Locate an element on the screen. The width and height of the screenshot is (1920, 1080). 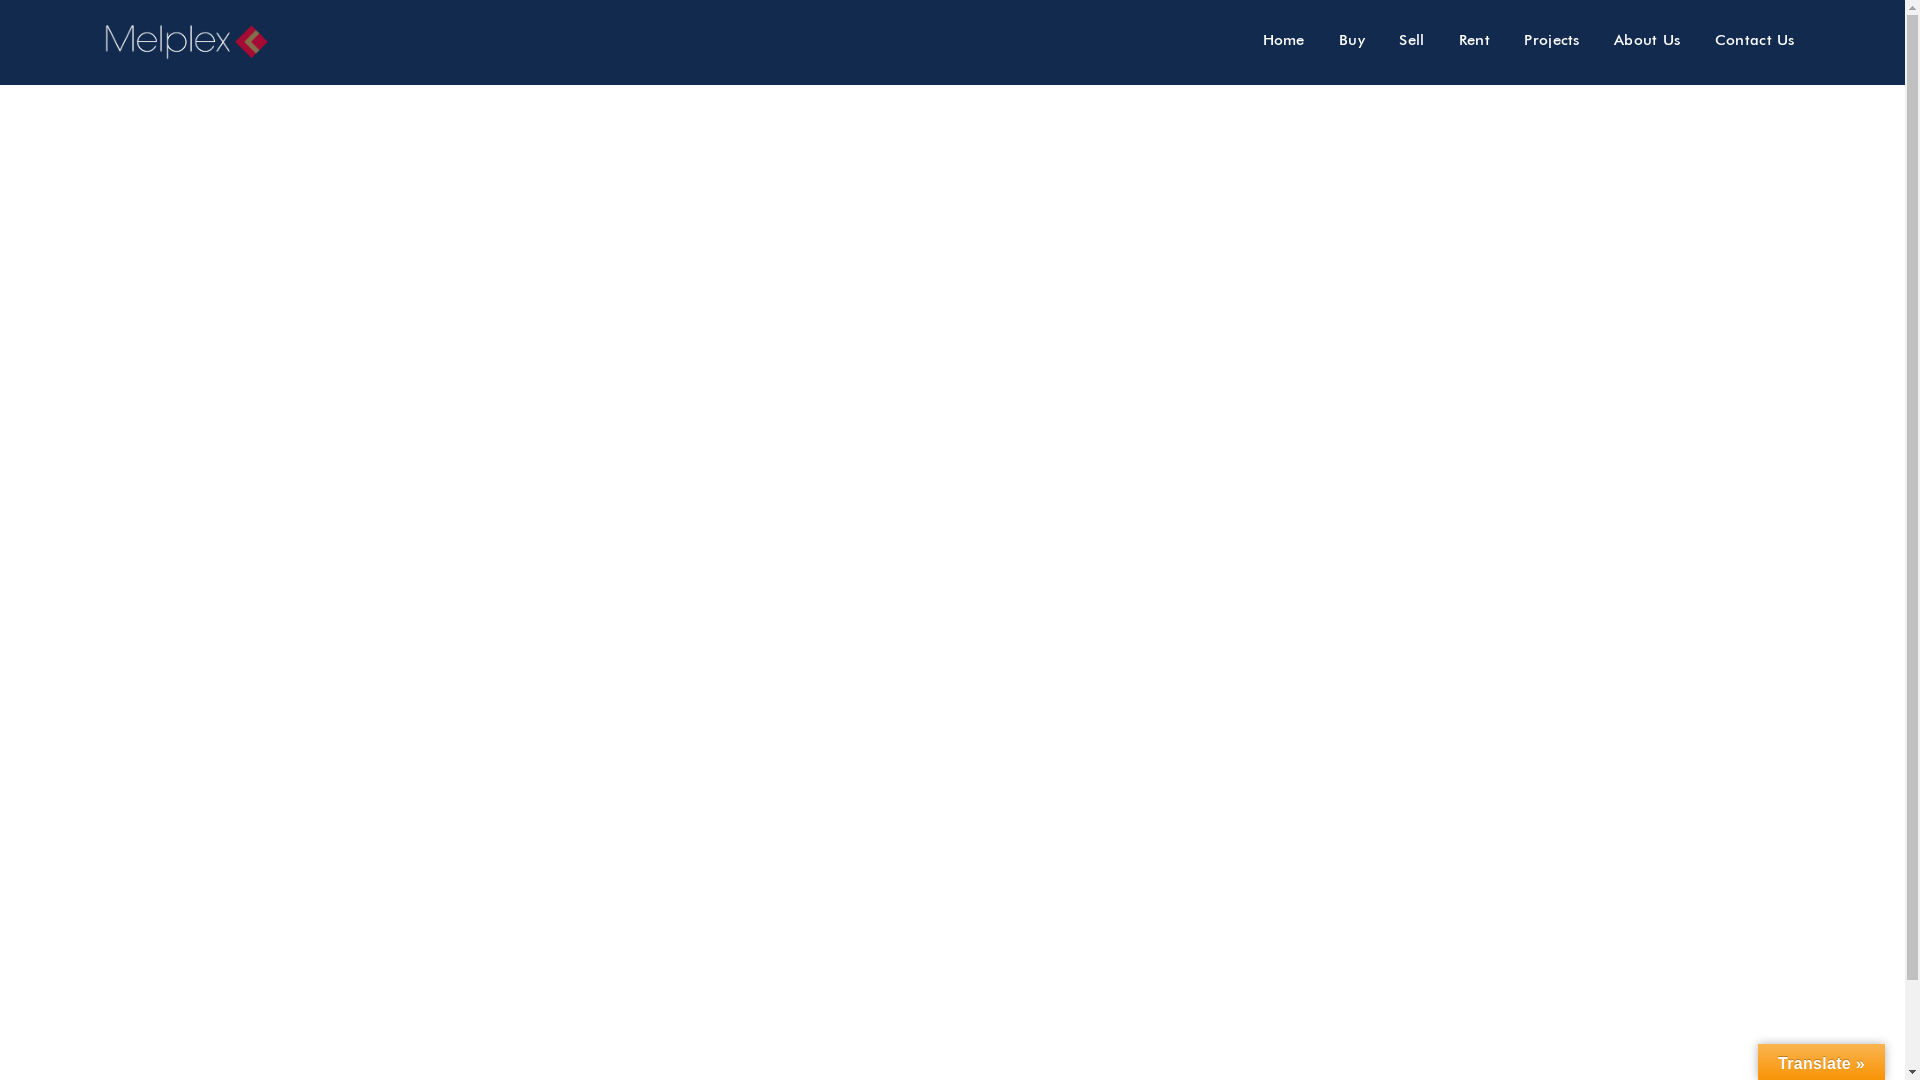
'Home' is located at coordinates (1247, 39).